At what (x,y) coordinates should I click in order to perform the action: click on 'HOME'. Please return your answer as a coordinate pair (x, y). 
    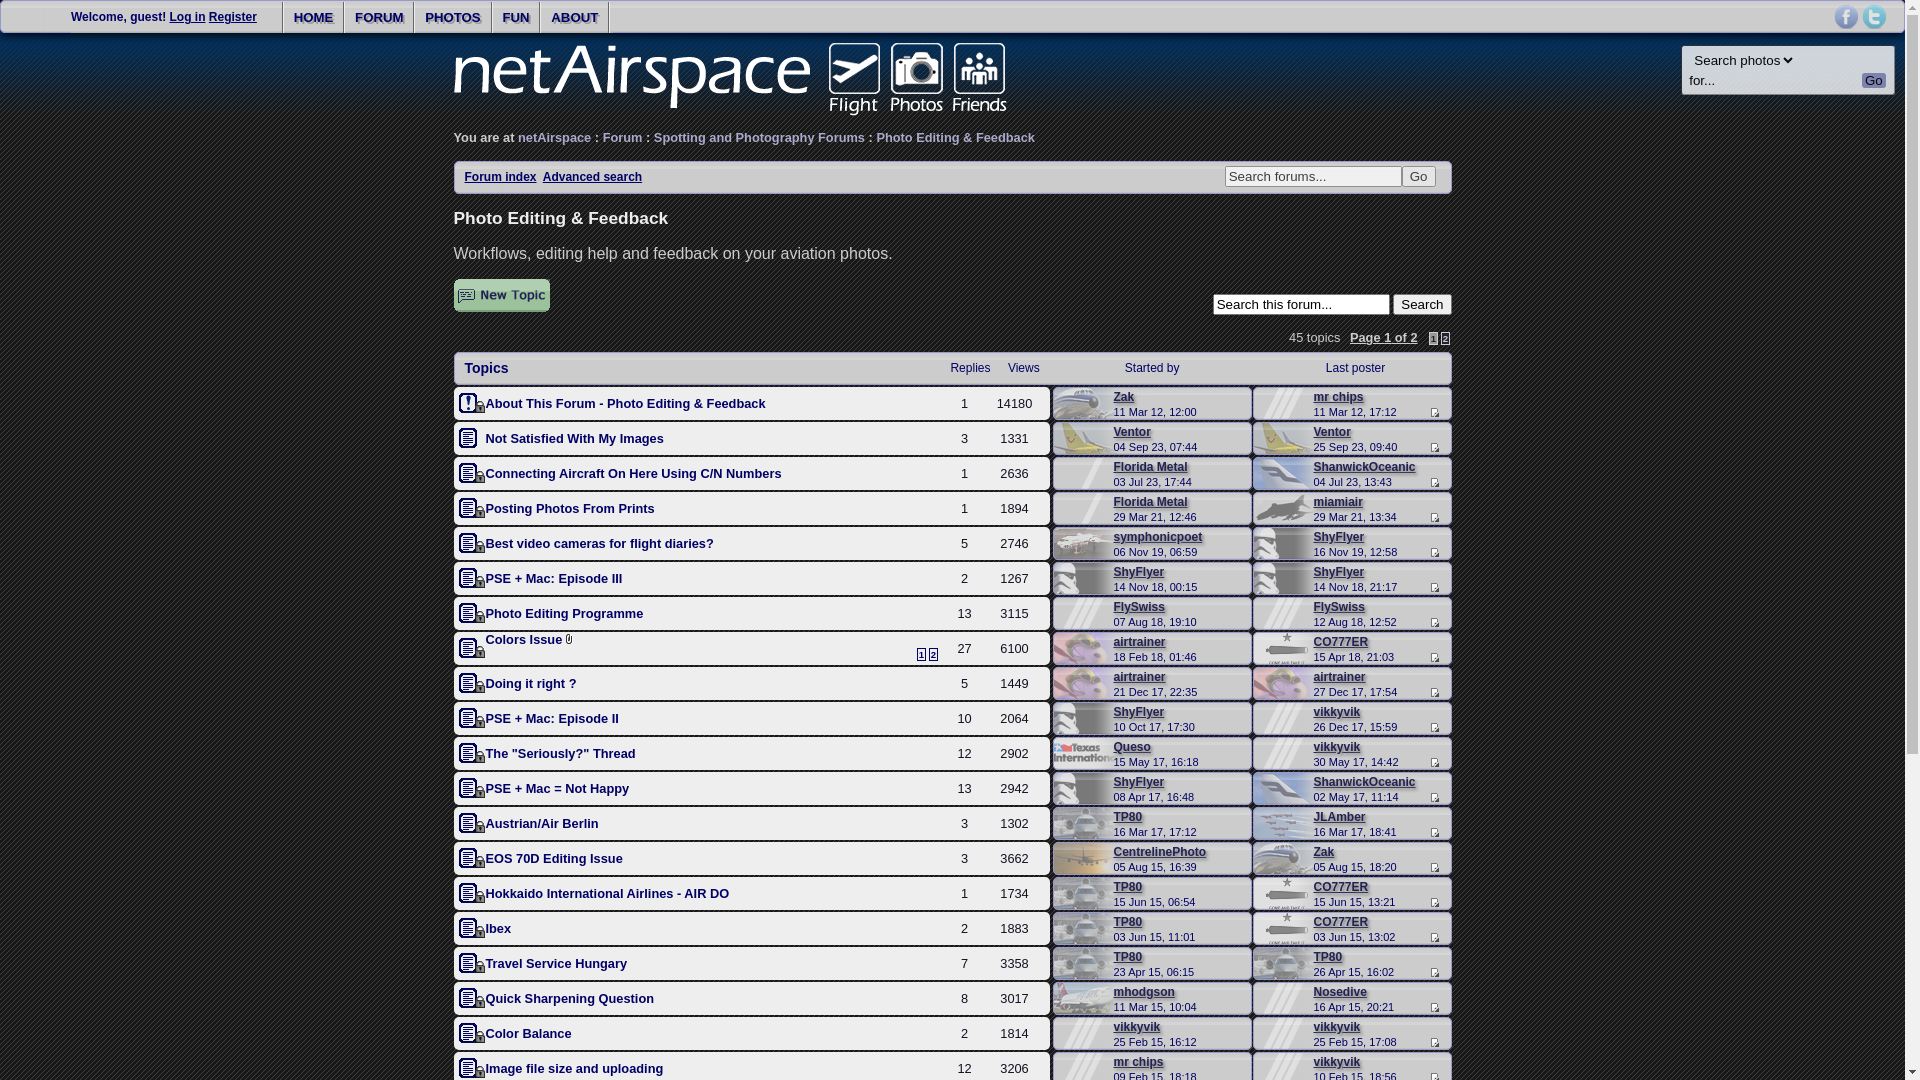
    Looking at the image, I should click on (282, 17).